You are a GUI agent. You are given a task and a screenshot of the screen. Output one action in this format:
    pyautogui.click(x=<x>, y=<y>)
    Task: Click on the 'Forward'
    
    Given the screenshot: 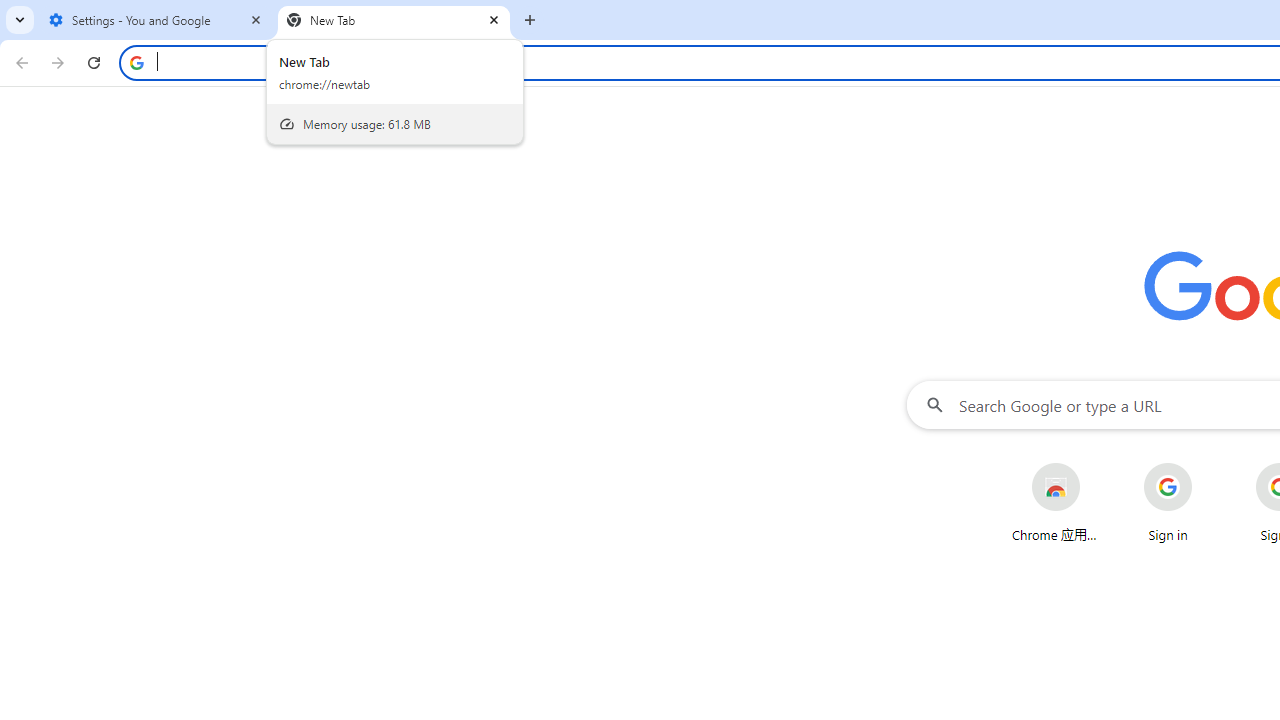 What is the action you would take?
    pyautogui.click(x=58, y=61)
    